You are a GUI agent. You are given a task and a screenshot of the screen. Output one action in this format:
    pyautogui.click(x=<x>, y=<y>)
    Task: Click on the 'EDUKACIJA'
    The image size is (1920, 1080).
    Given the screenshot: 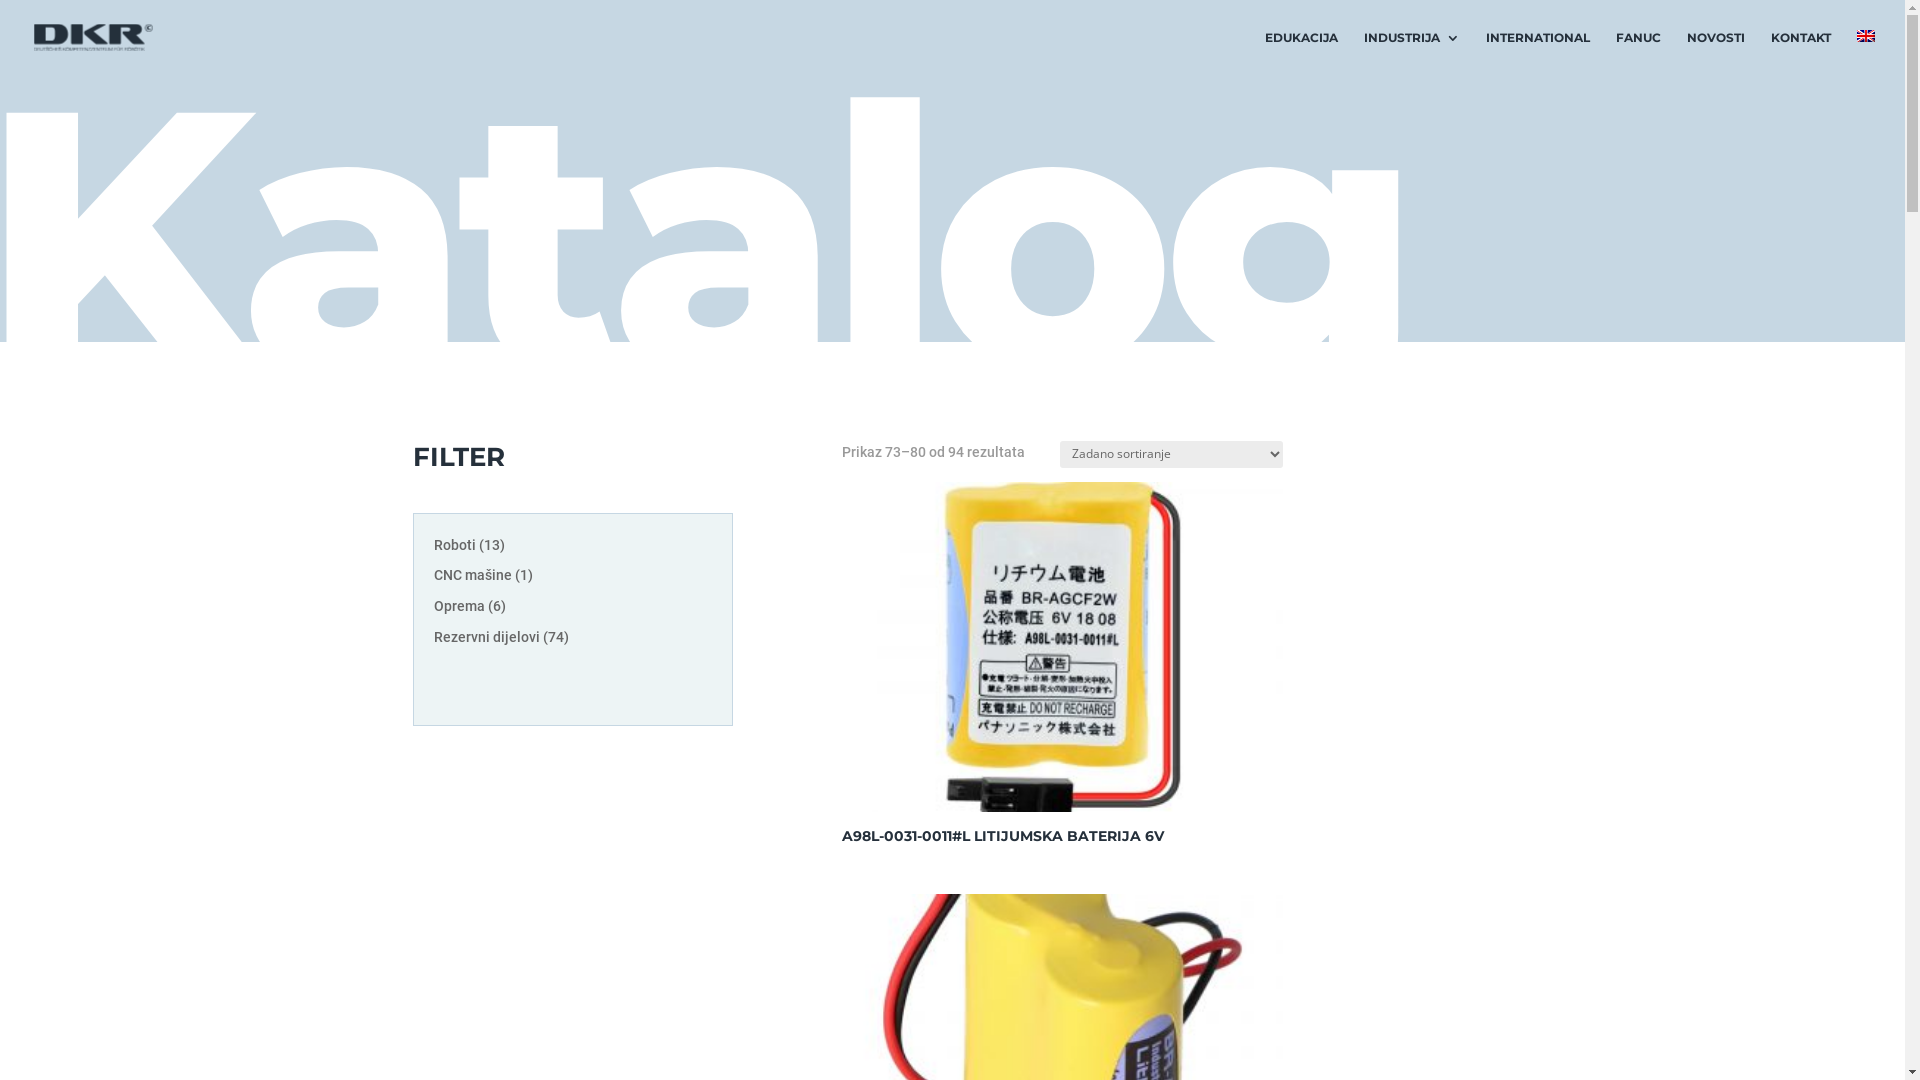 What is the action you would take?
    pyautogui.click(x=1301, y=52)
    